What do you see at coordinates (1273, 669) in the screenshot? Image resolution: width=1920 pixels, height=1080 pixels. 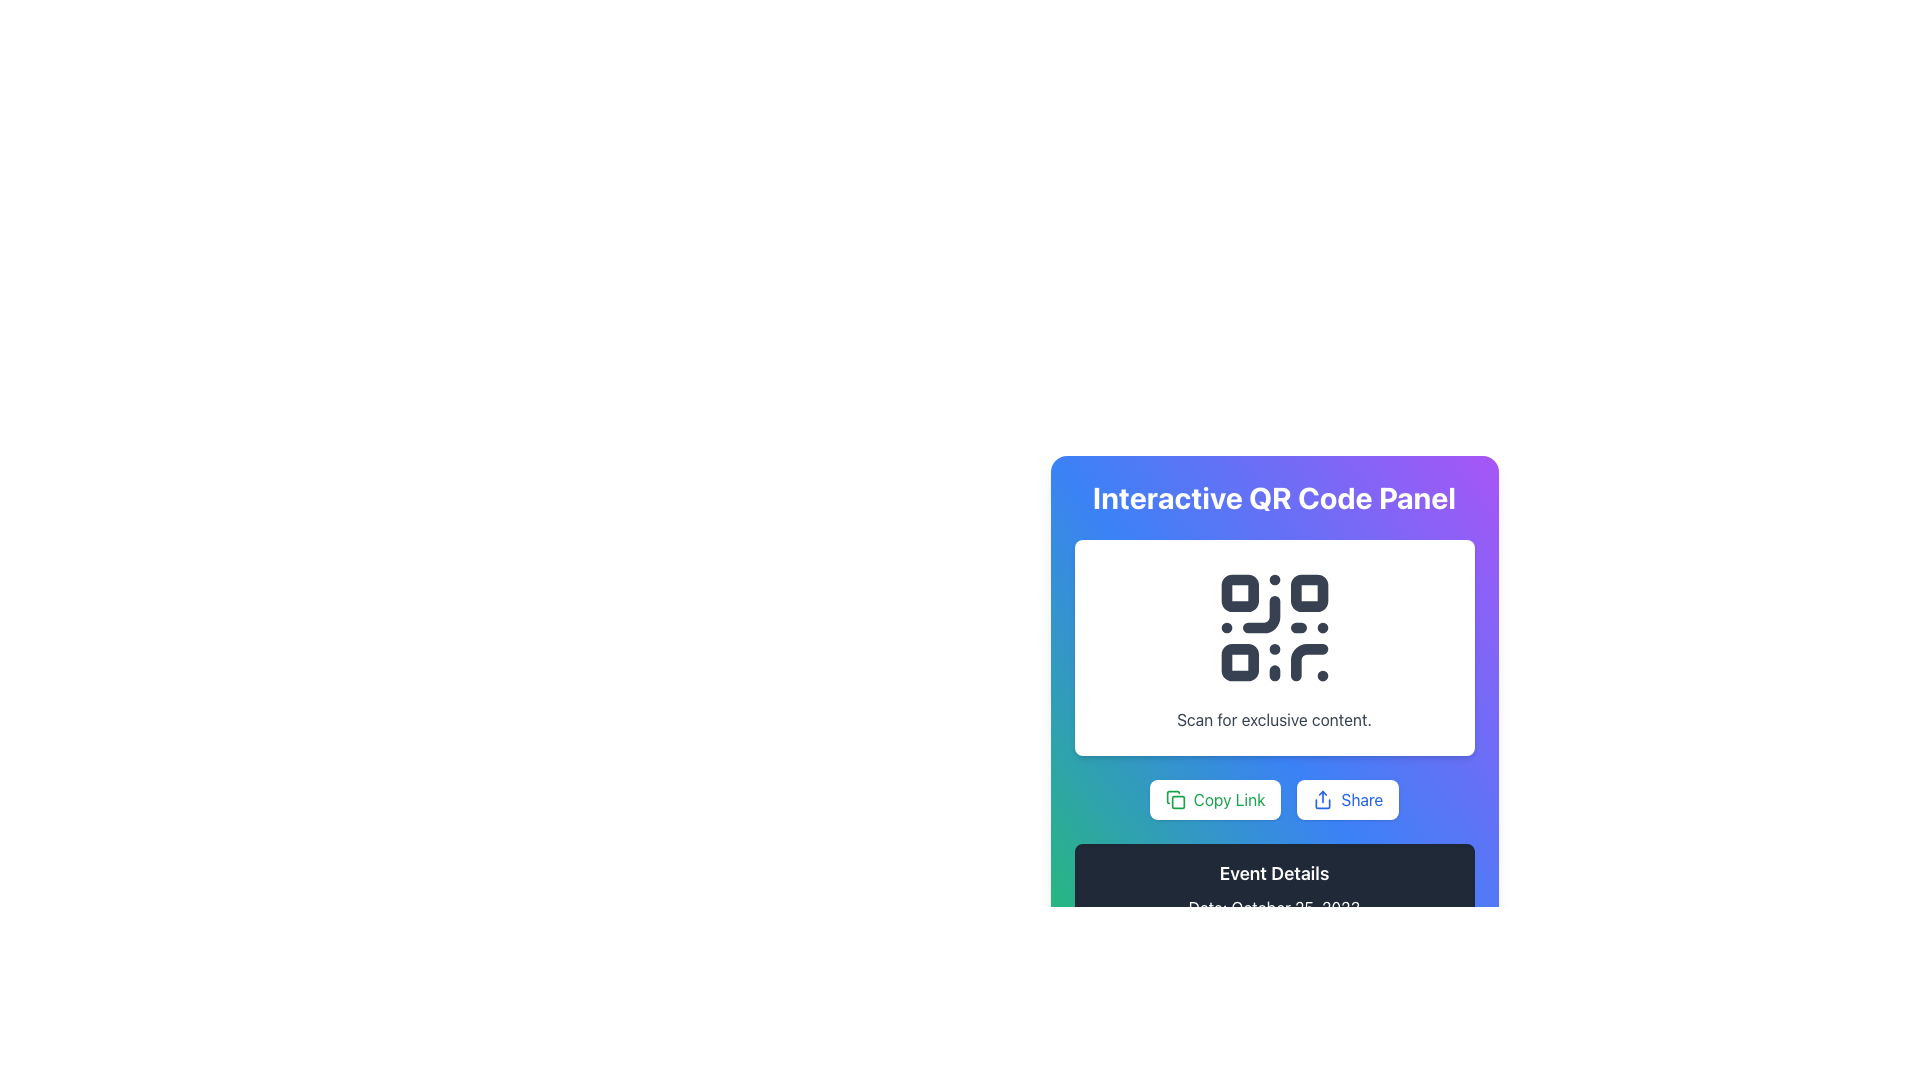 I see `the 'Interactive QR Code Panel' which features a gradient background, a QR code, and buttons for 'Copy Link' and 'Share'` at bounding box center [1273, 669].